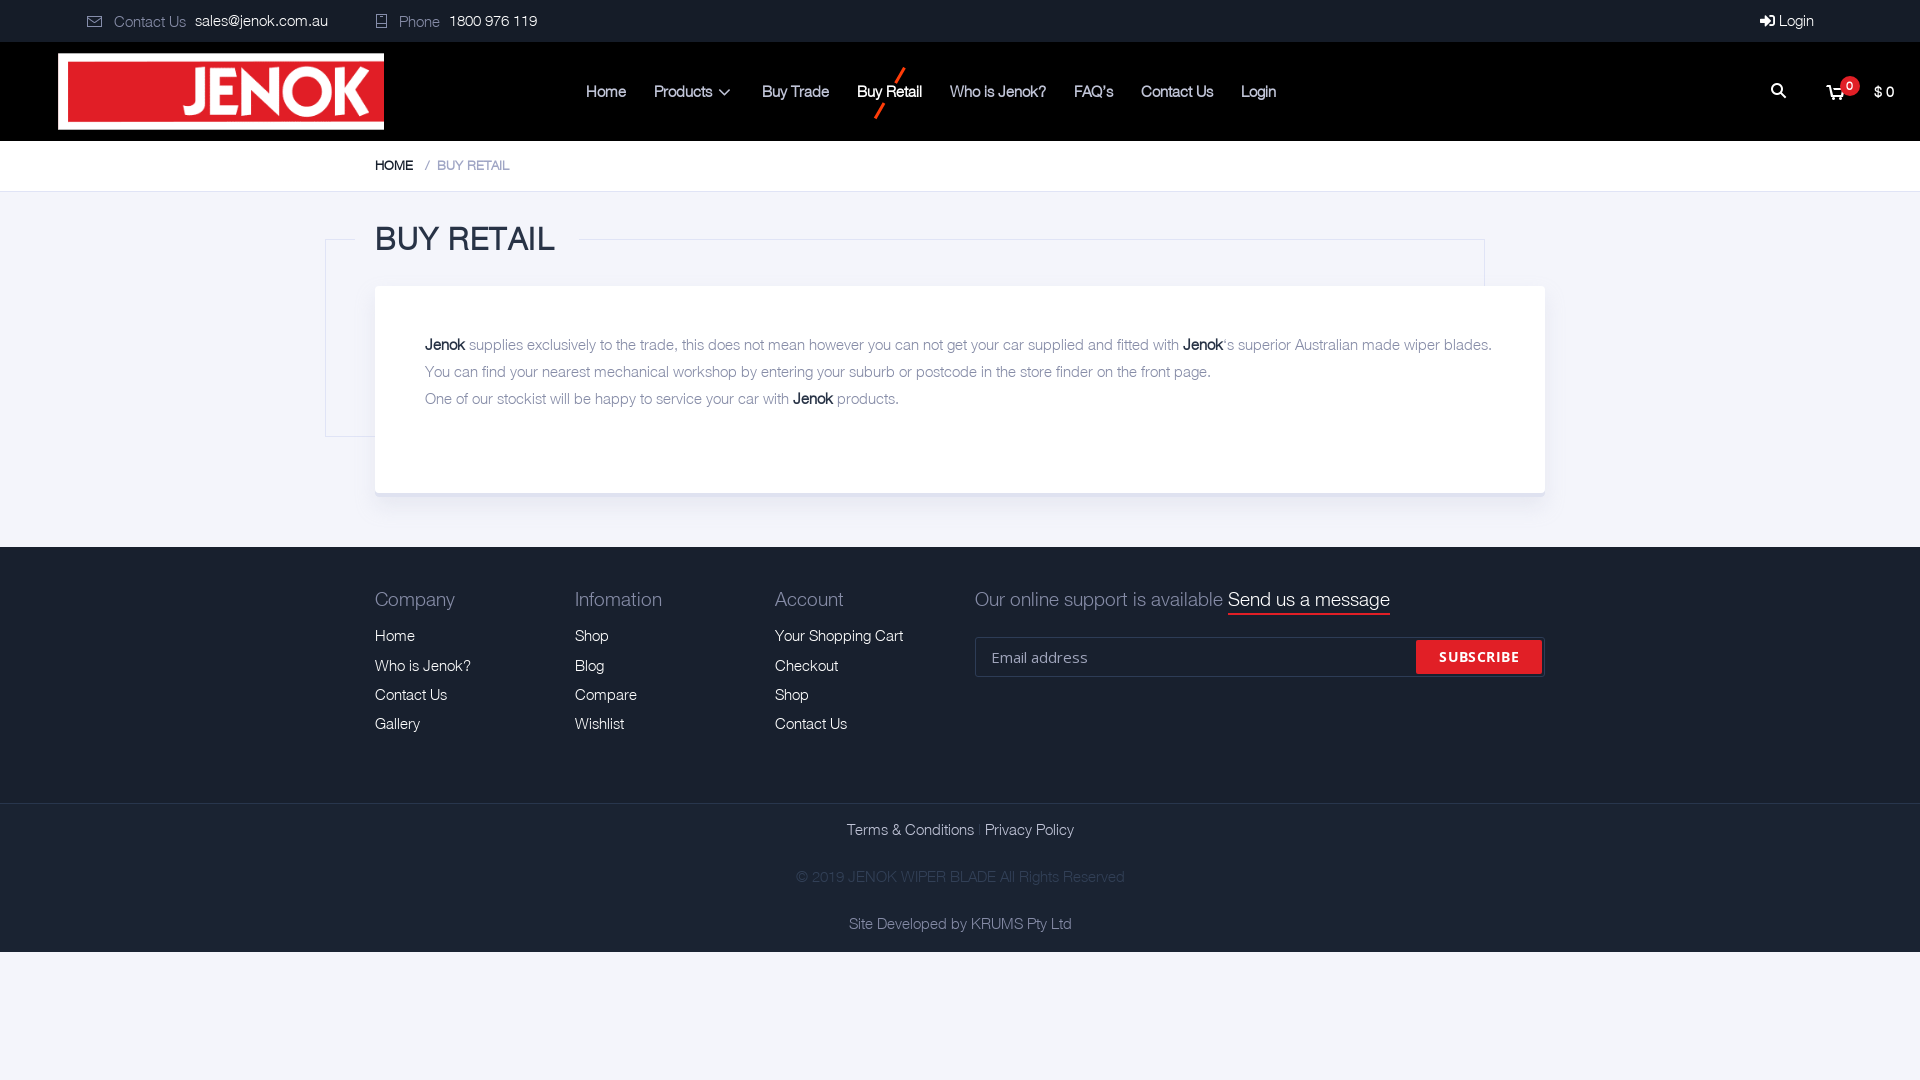 The width and height of the screenshot is (1920, 1080). Describe the element at coordinates (590, 635) in the screenshot. I see `'Shop'` at that location.